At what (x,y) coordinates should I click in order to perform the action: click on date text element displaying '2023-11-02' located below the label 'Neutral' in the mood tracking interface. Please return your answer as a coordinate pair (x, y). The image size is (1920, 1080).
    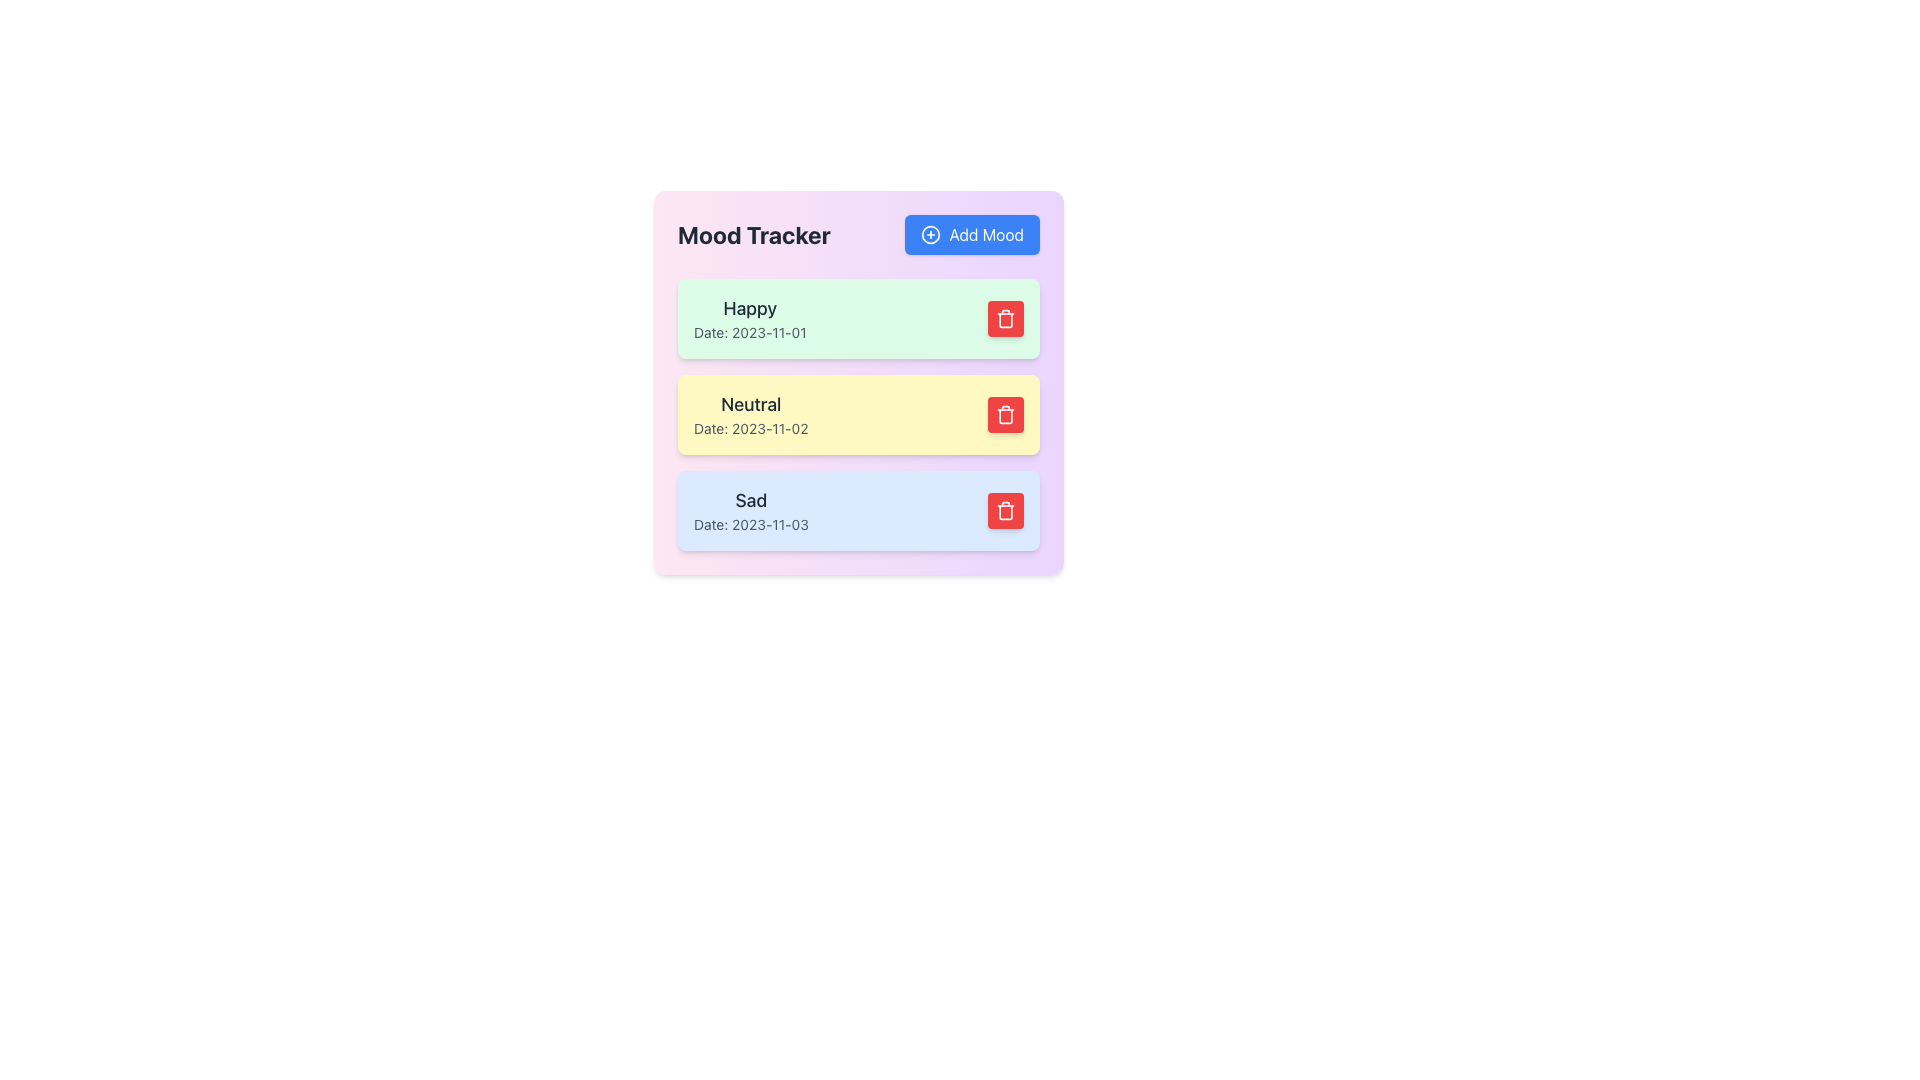
    Looking at the image, I should click on (750, 427).